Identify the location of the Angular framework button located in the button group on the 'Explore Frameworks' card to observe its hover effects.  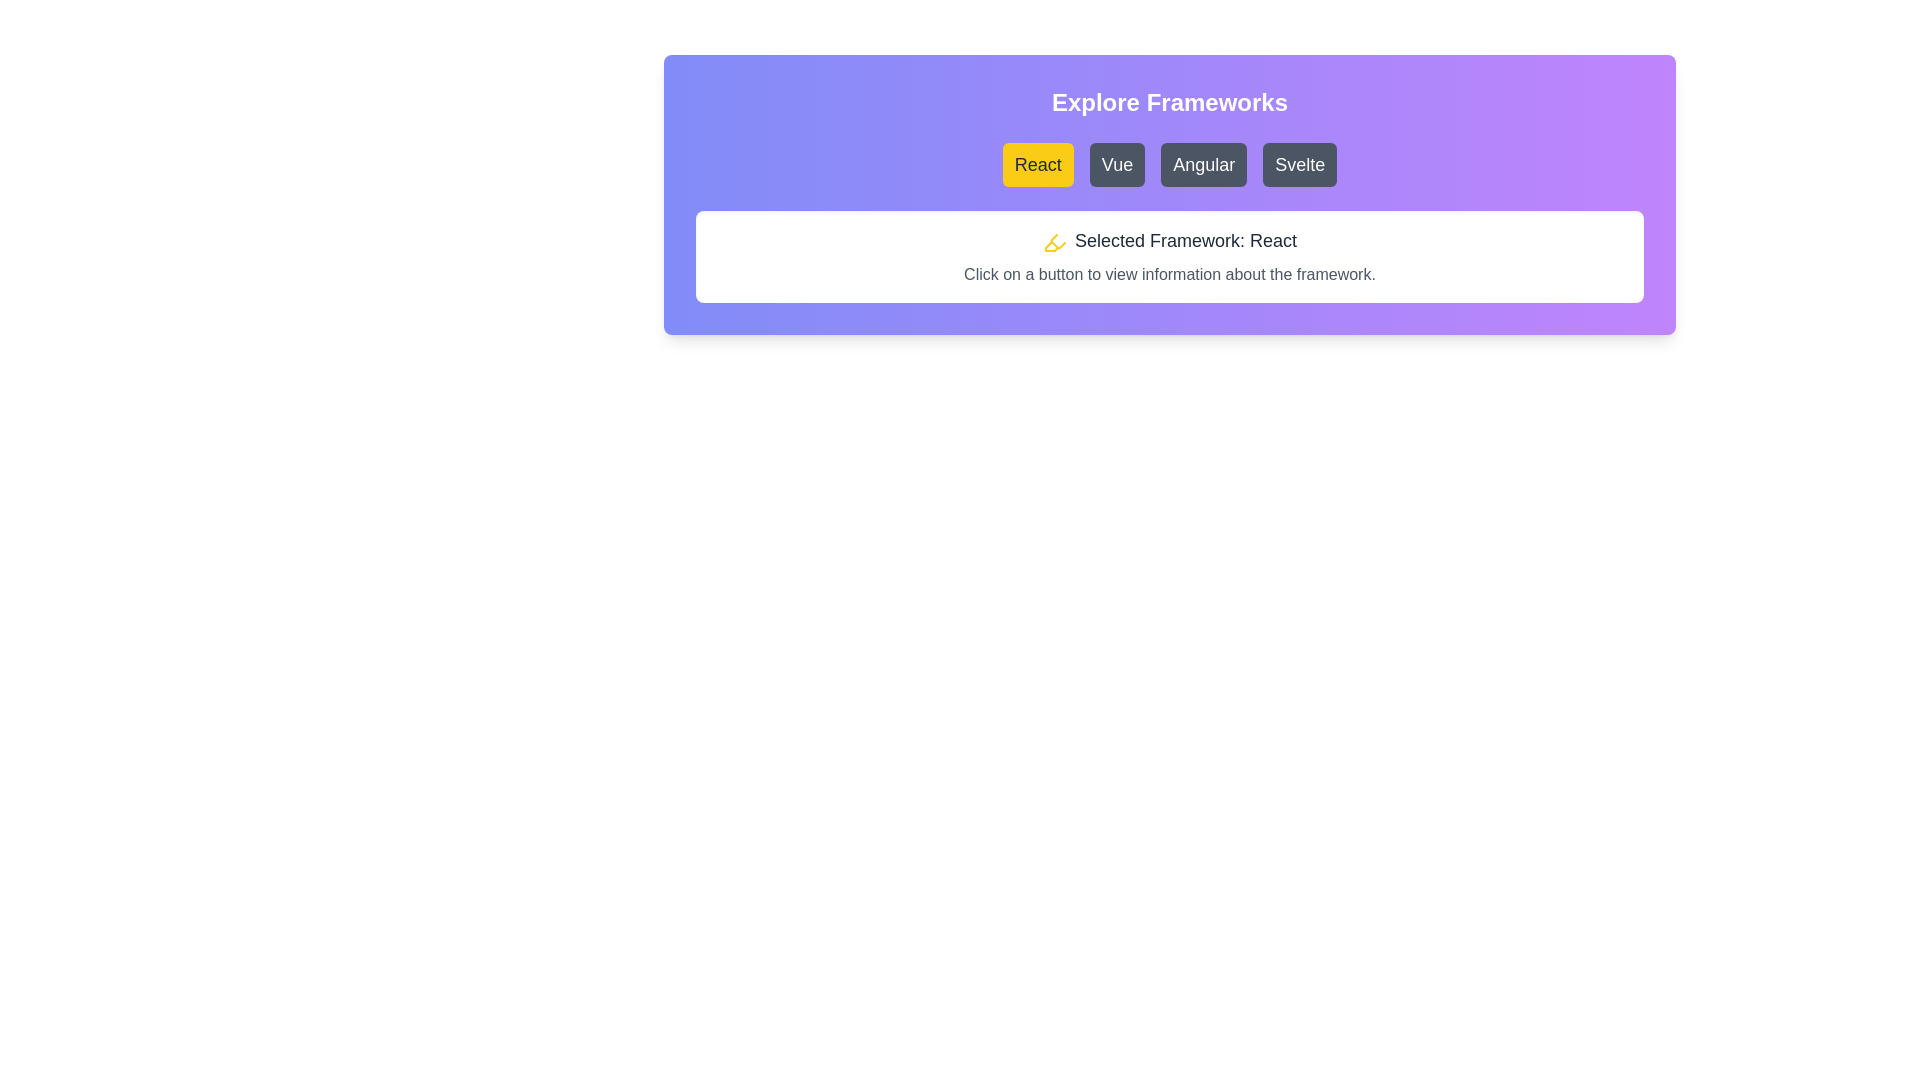
(1203, 164).